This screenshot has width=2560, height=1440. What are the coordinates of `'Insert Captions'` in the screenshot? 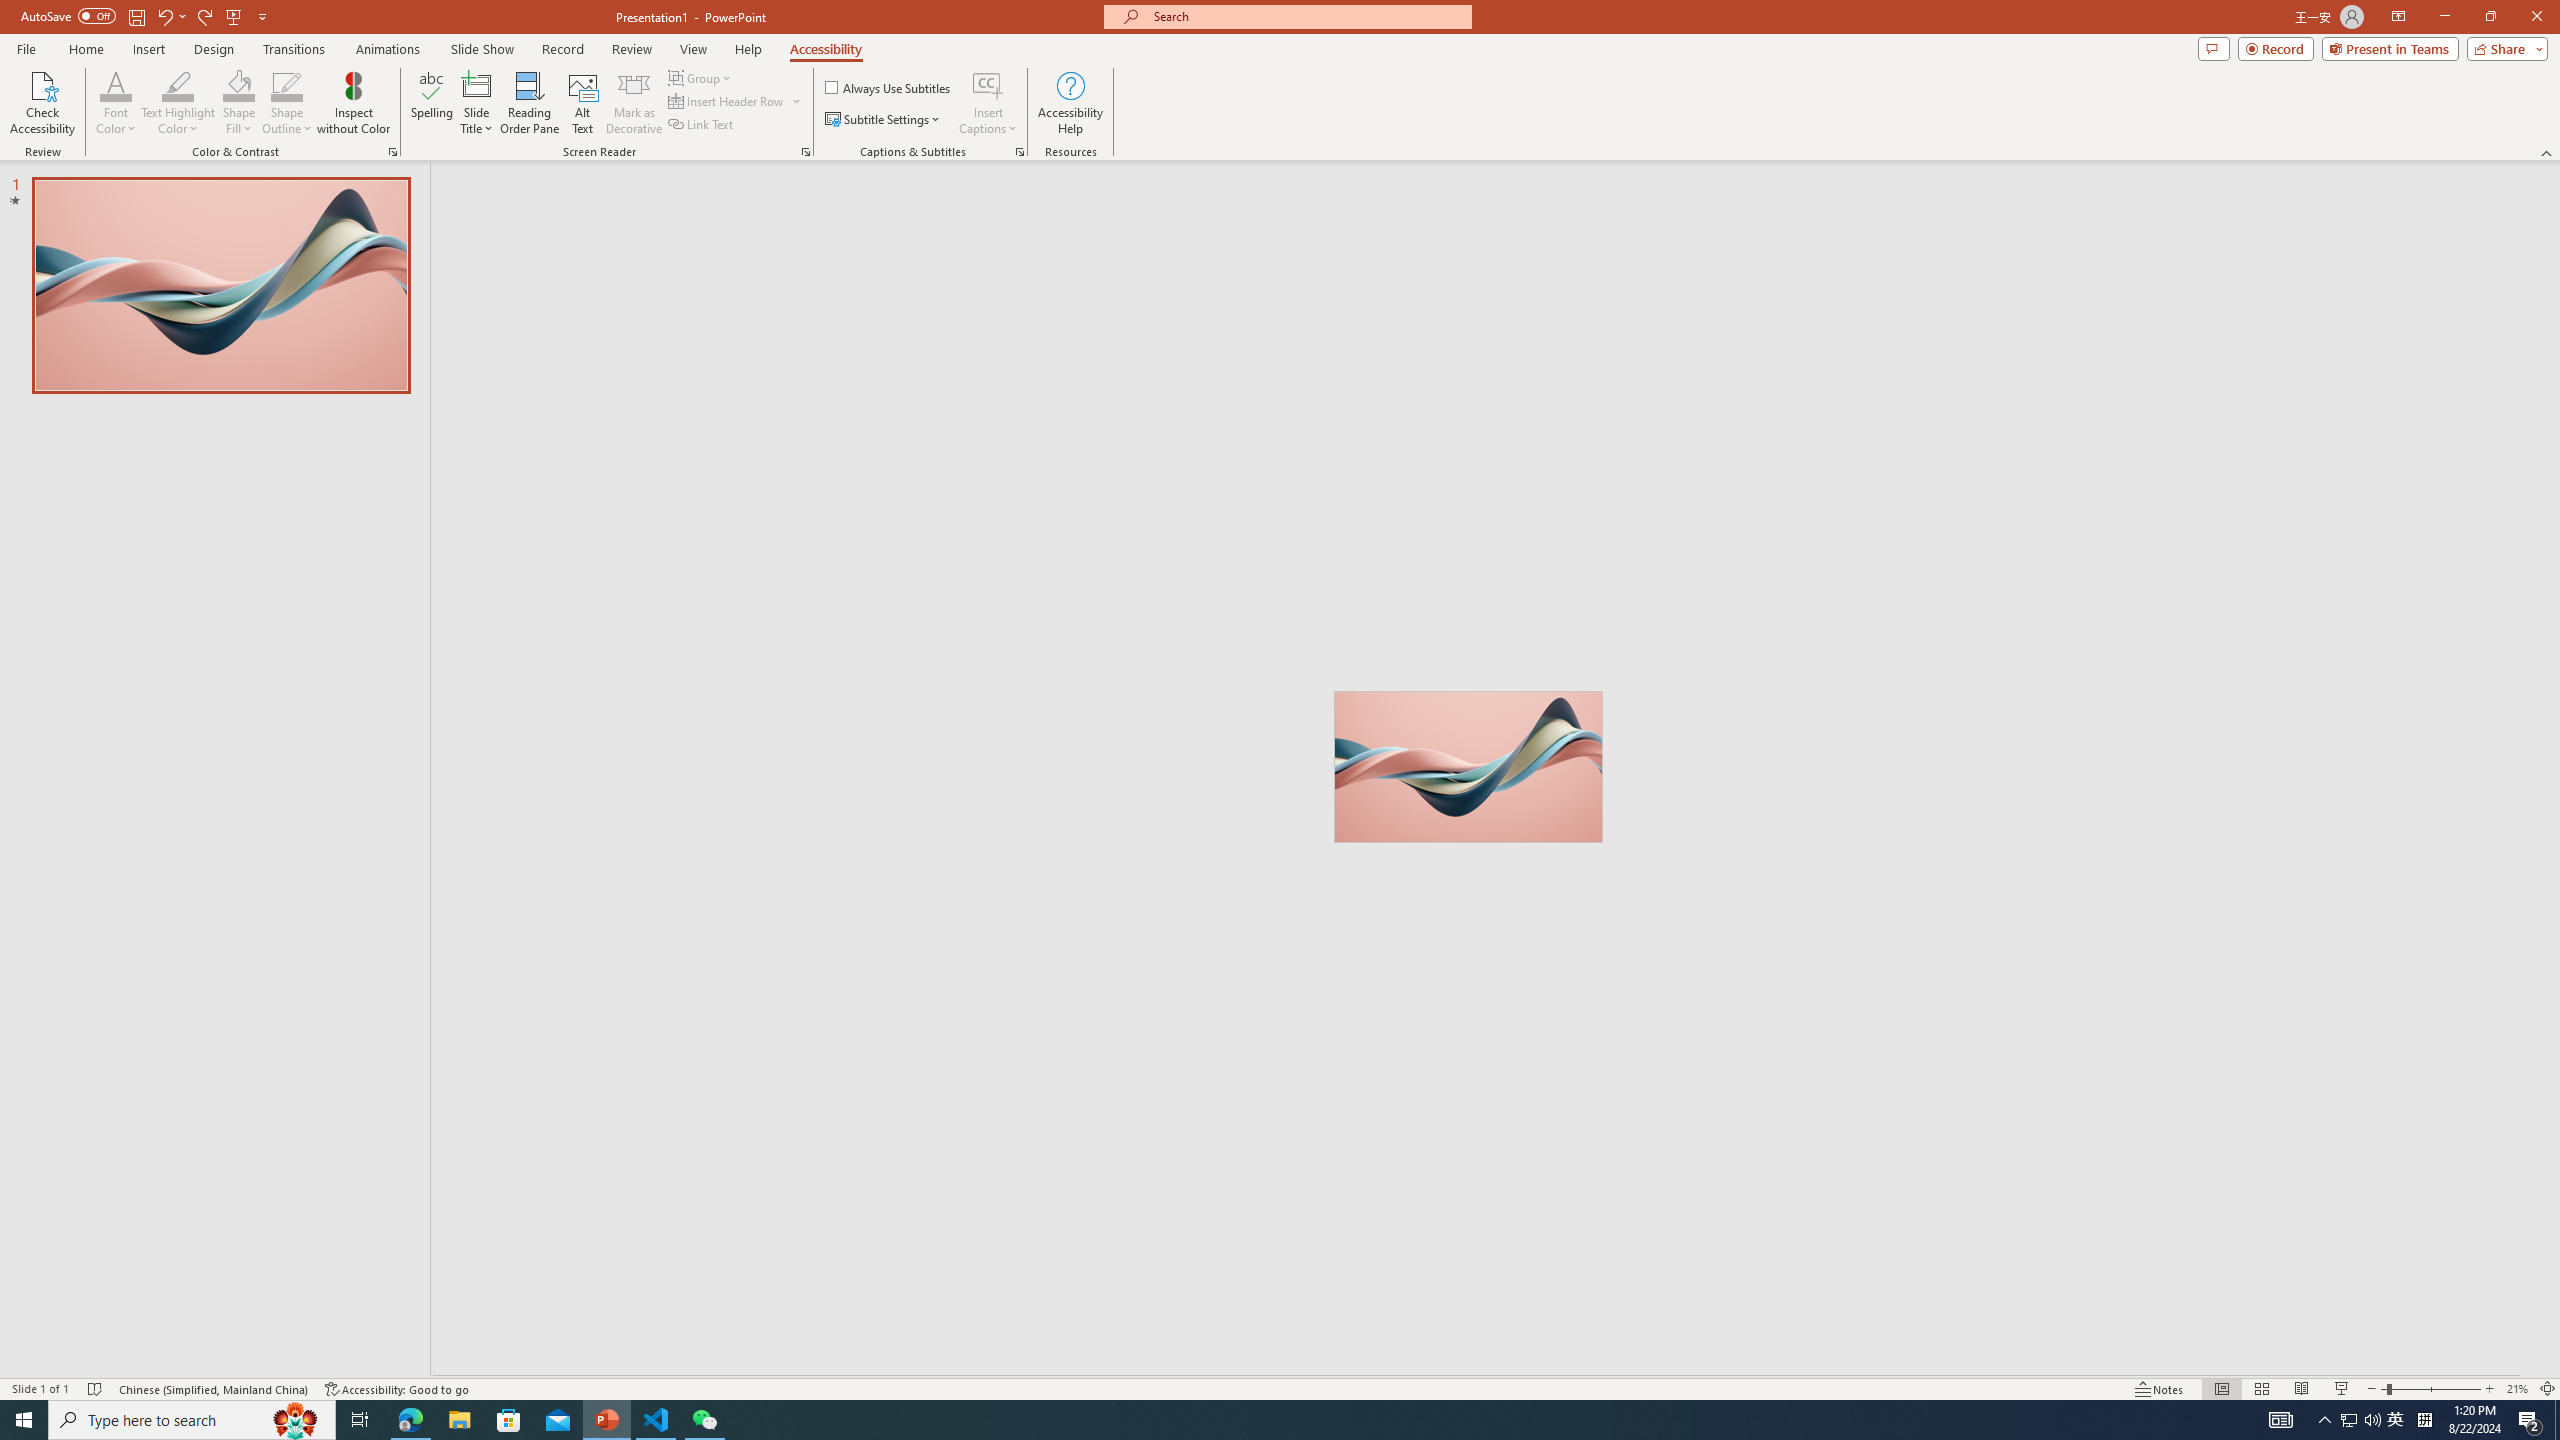 It's located at (987, 84).